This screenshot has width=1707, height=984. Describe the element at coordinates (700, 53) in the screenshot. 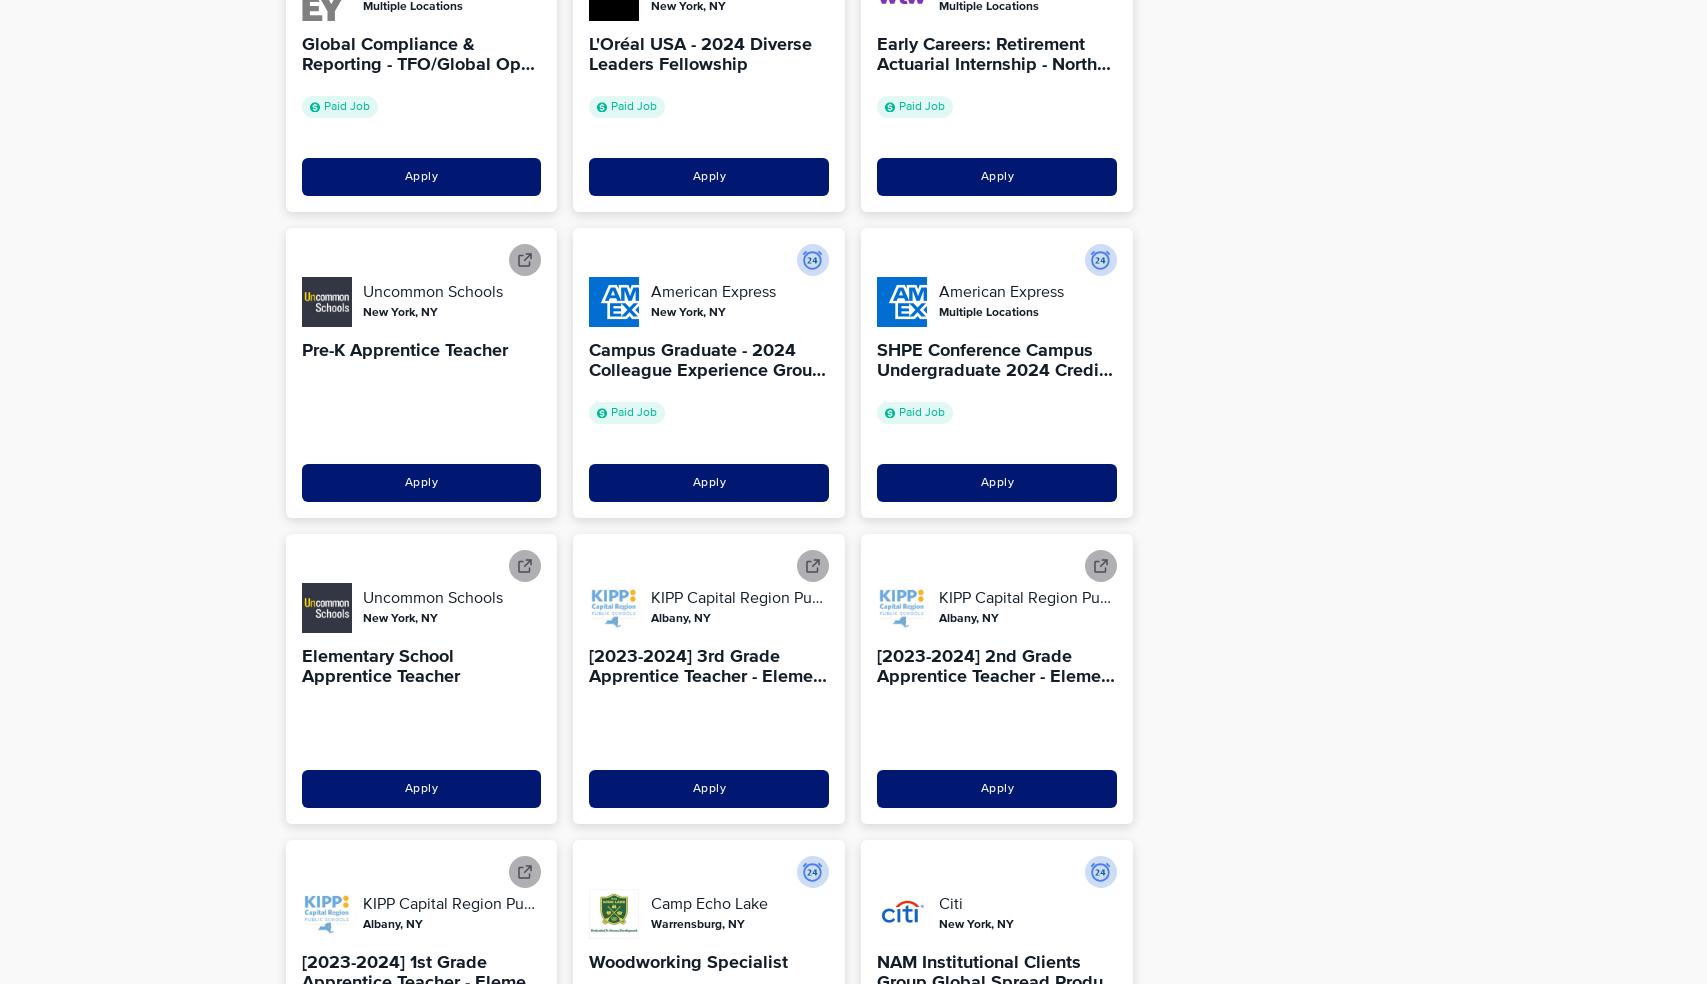

I see `'L'Oréal USA - 2024 Diverse Leaders Fellowship'` at that location.